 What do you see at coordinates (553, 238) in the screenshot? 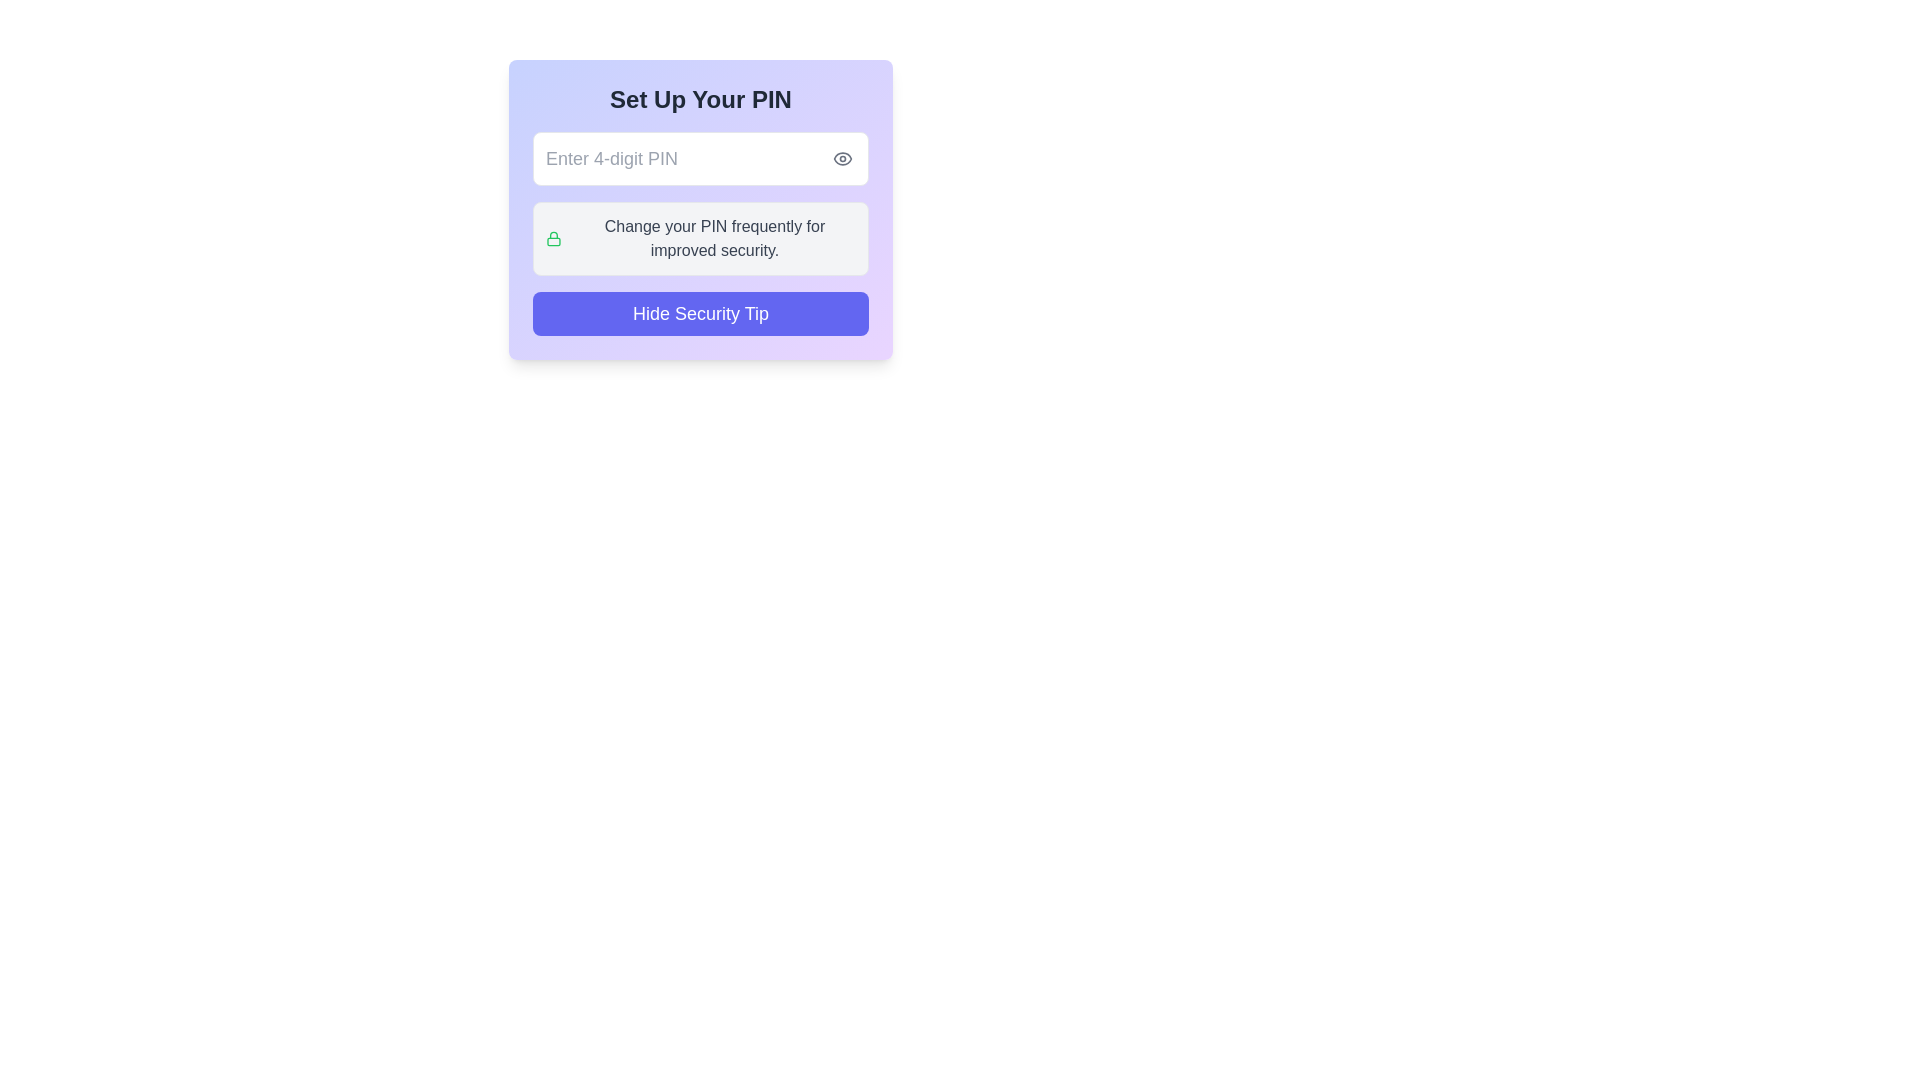
I see `the lock icon with a green outline, which is positioned to the left of the text 'Change your PIN frequently for improved security.'` at bounding box center [553, 238].